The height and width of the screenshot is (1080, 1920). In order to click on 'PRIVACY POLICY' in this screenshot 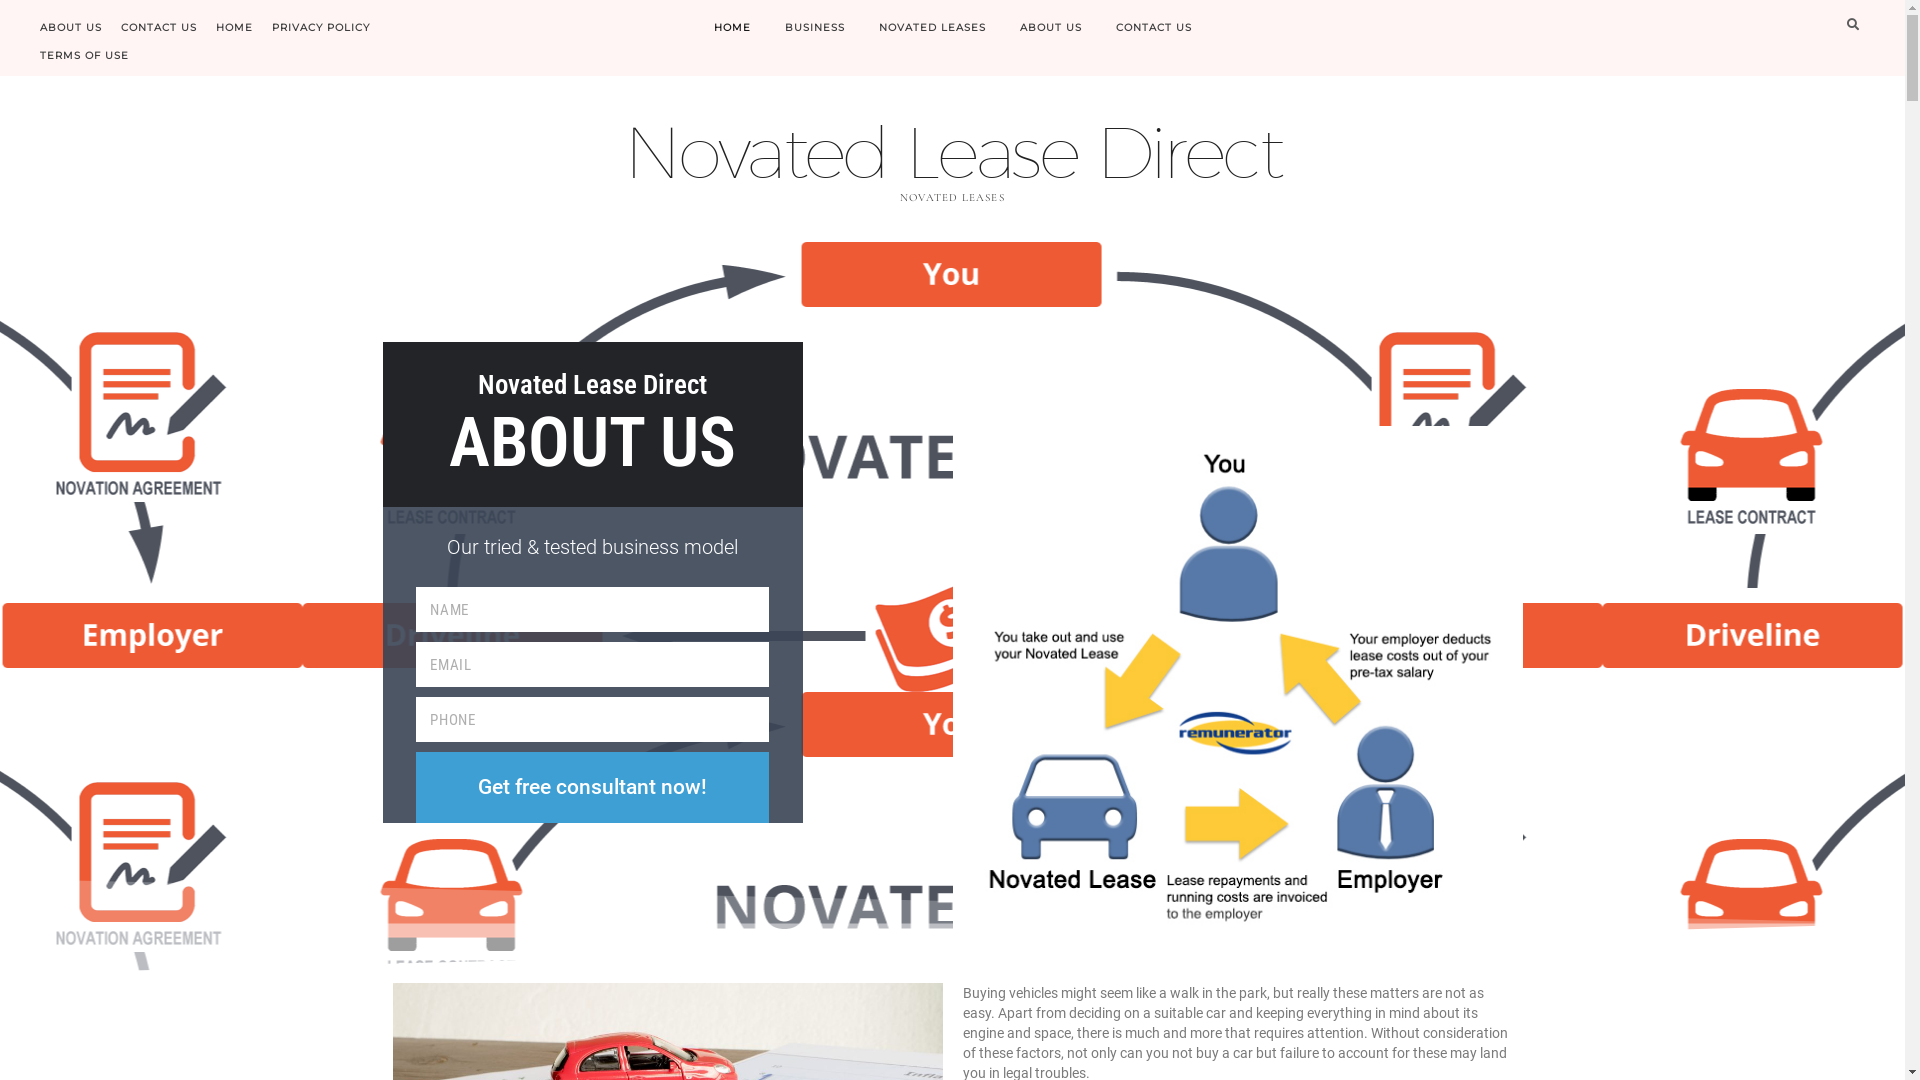, I will do `click(321, 23)`.